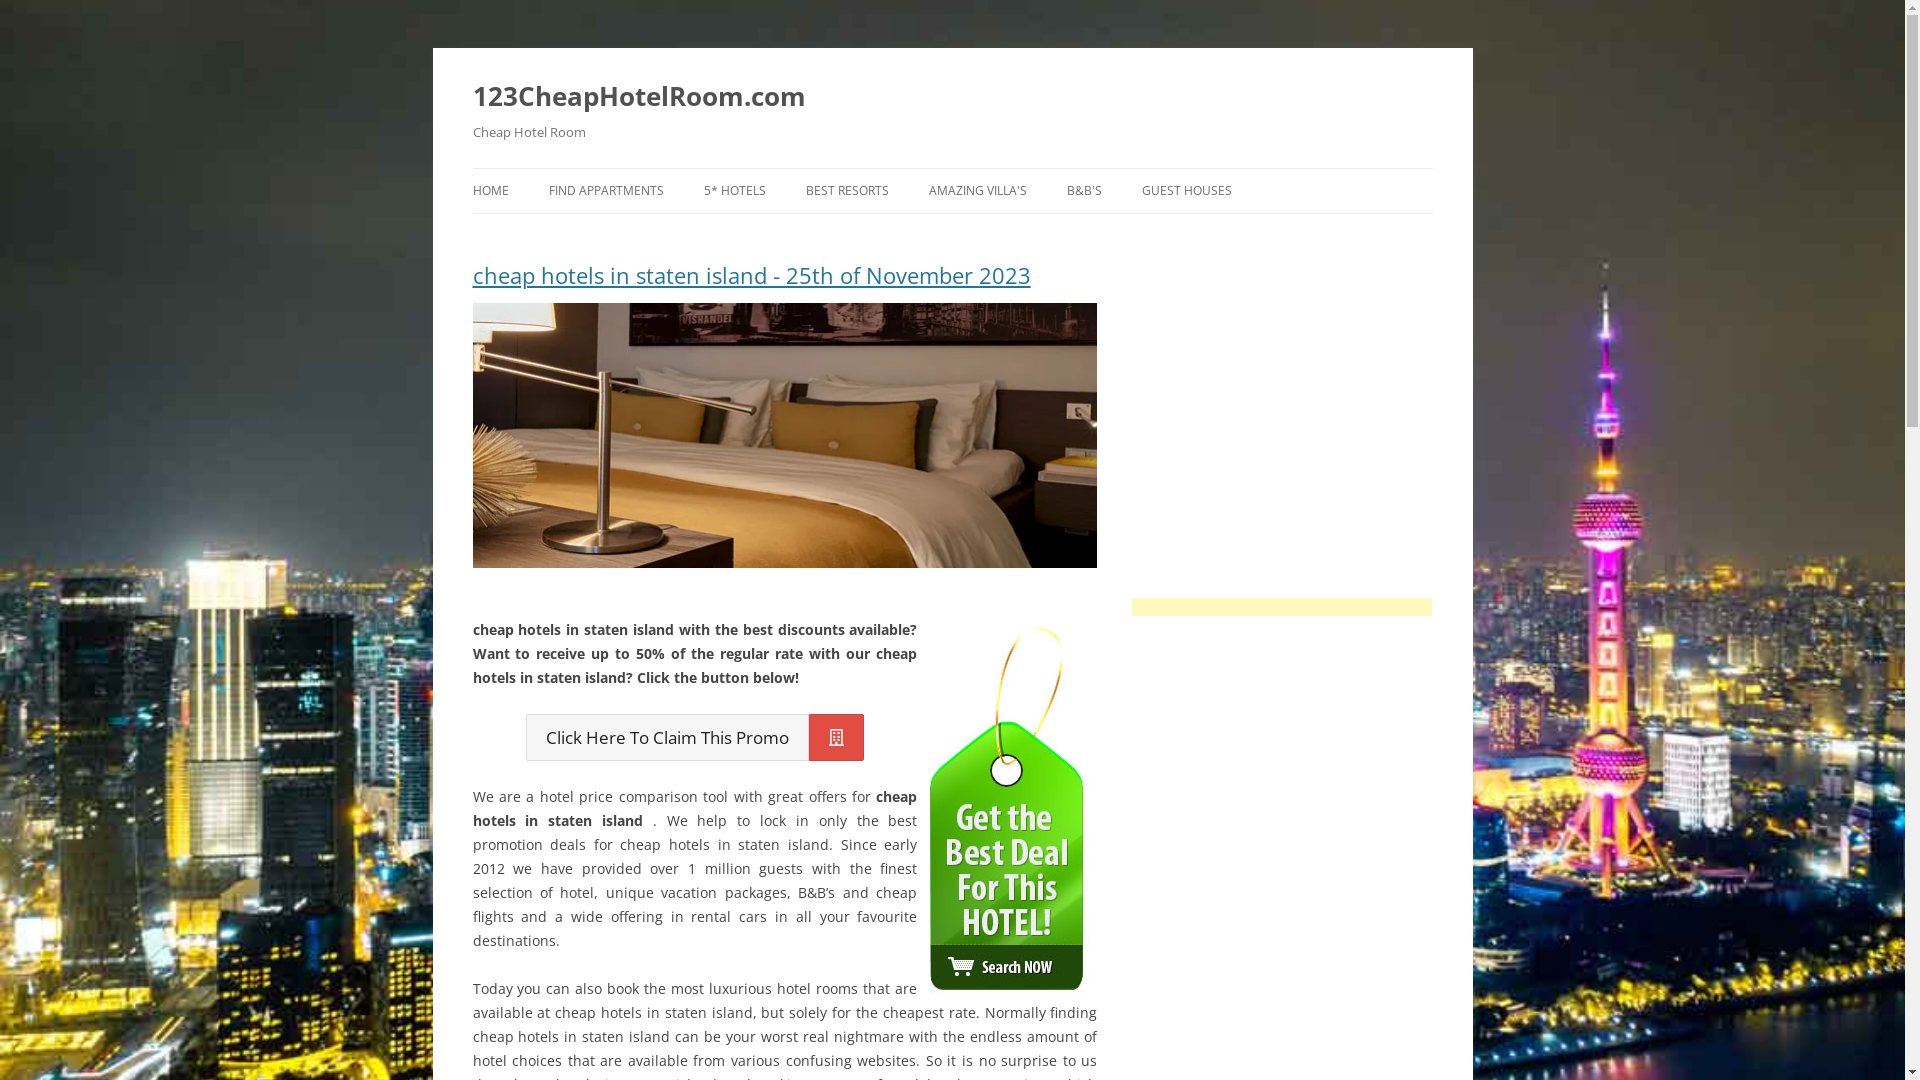  I want to click on 'Skip to content', so click(951, 167).